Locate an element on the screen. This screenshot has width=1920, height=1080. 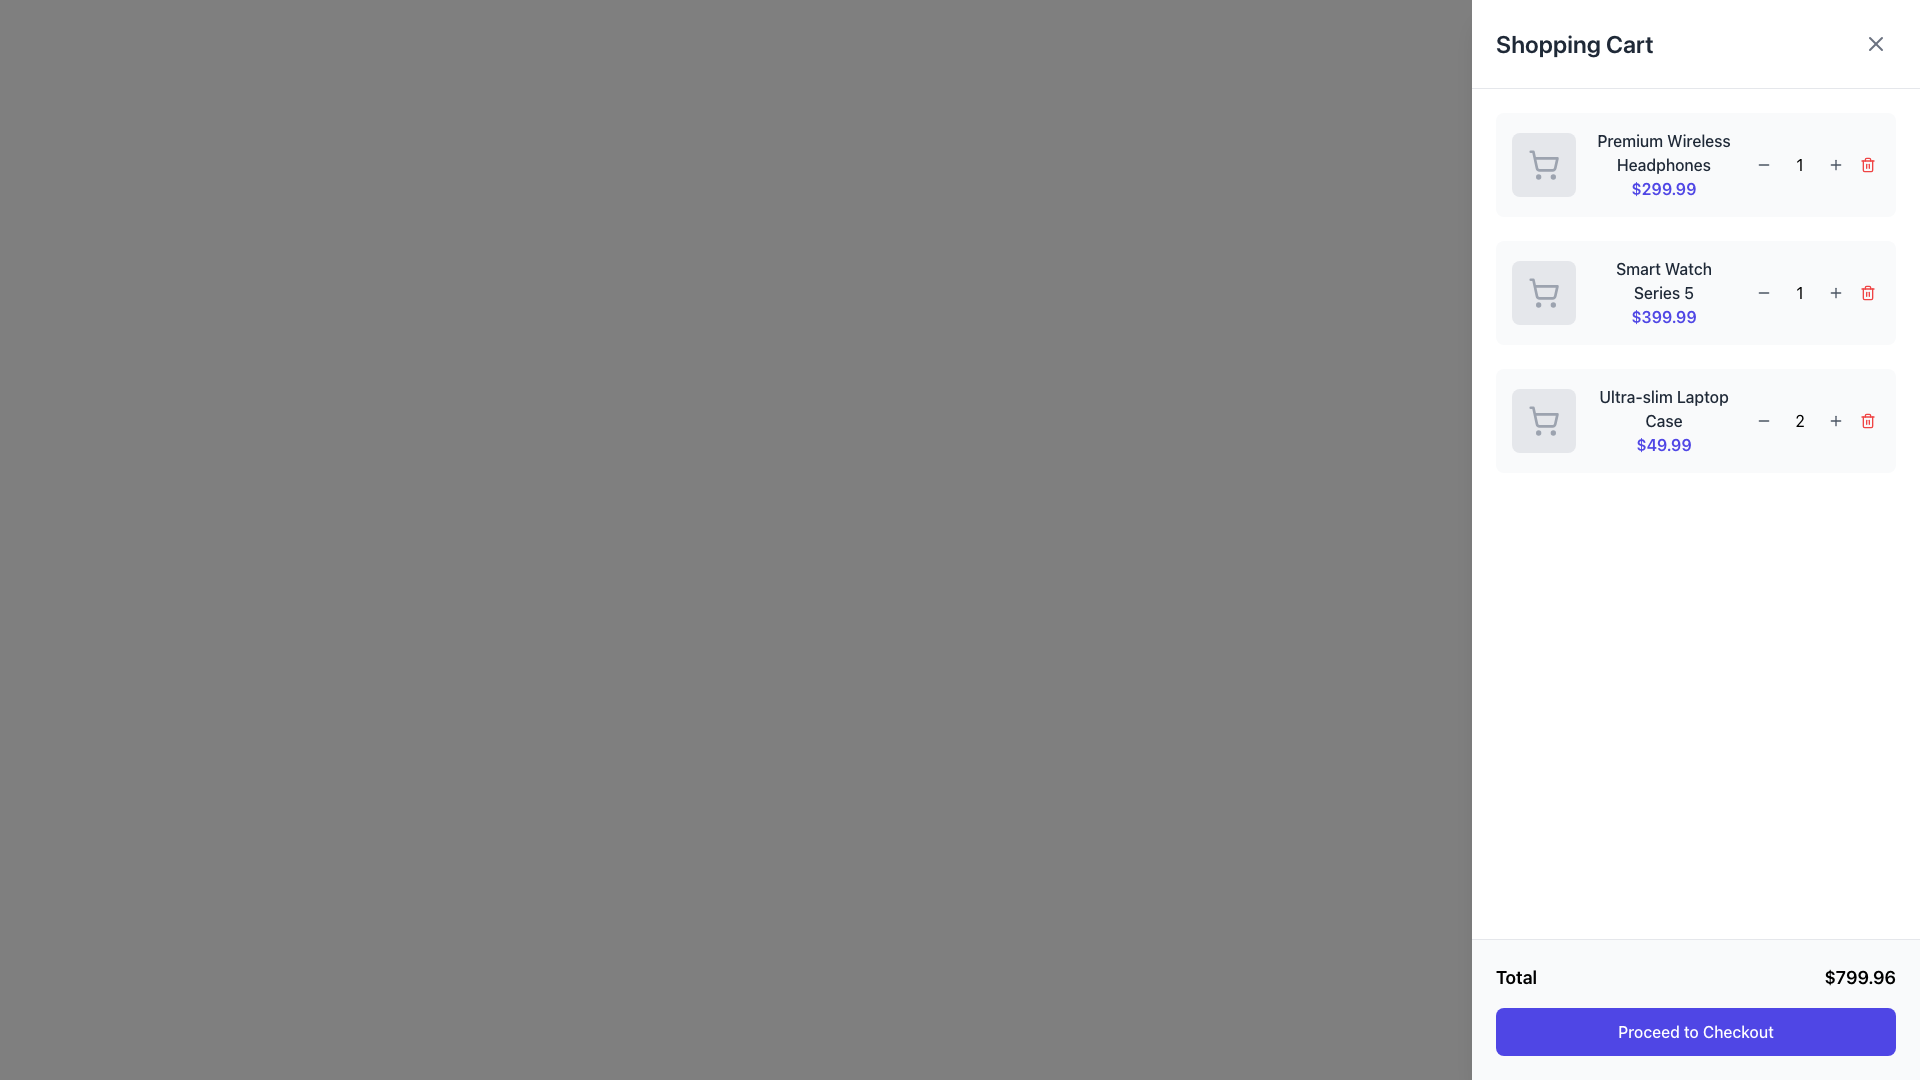
the static text displaying the number '1' under the product 'Smart Watch Series 5' in the shopping cart, located between the decrement and increment buttons is located at coordinates (1800, 293).